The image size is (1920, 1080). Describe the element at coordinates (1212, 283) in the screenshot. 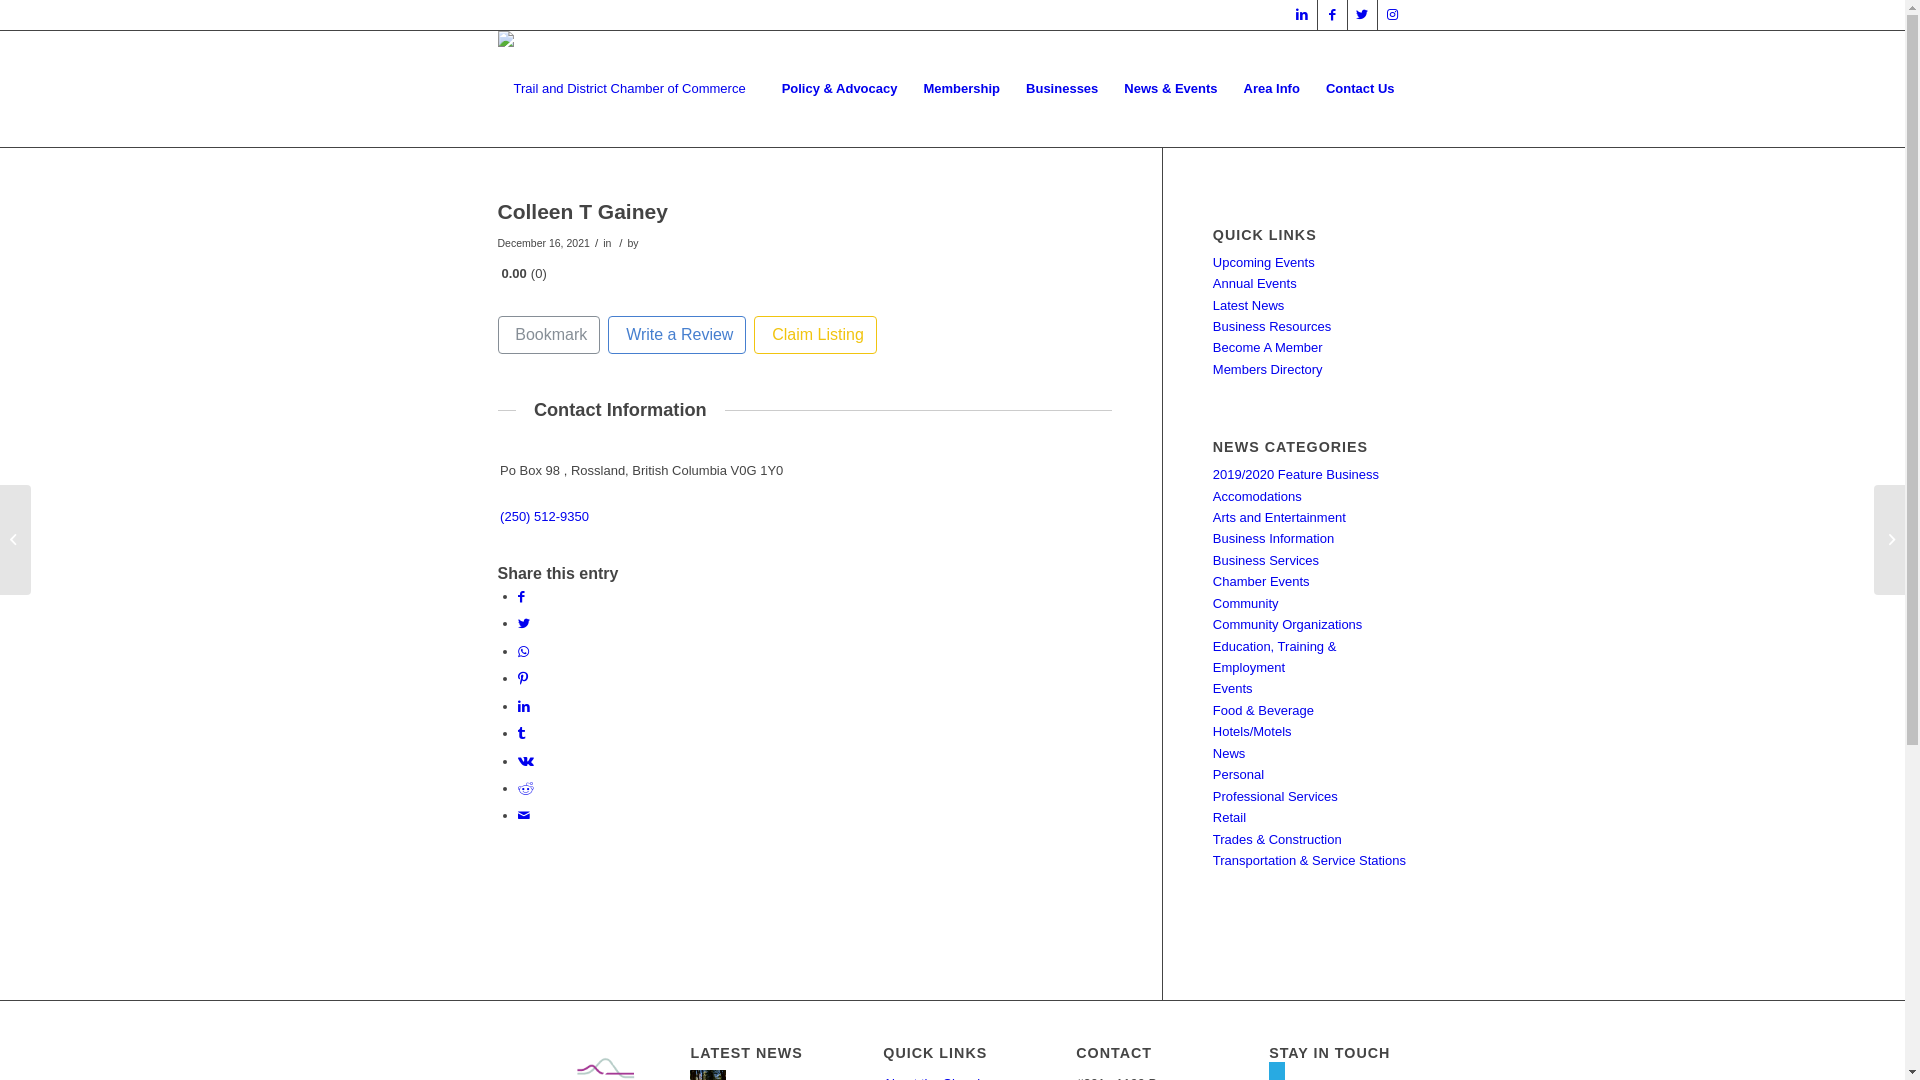

I see `'Annual Events'` at that location.